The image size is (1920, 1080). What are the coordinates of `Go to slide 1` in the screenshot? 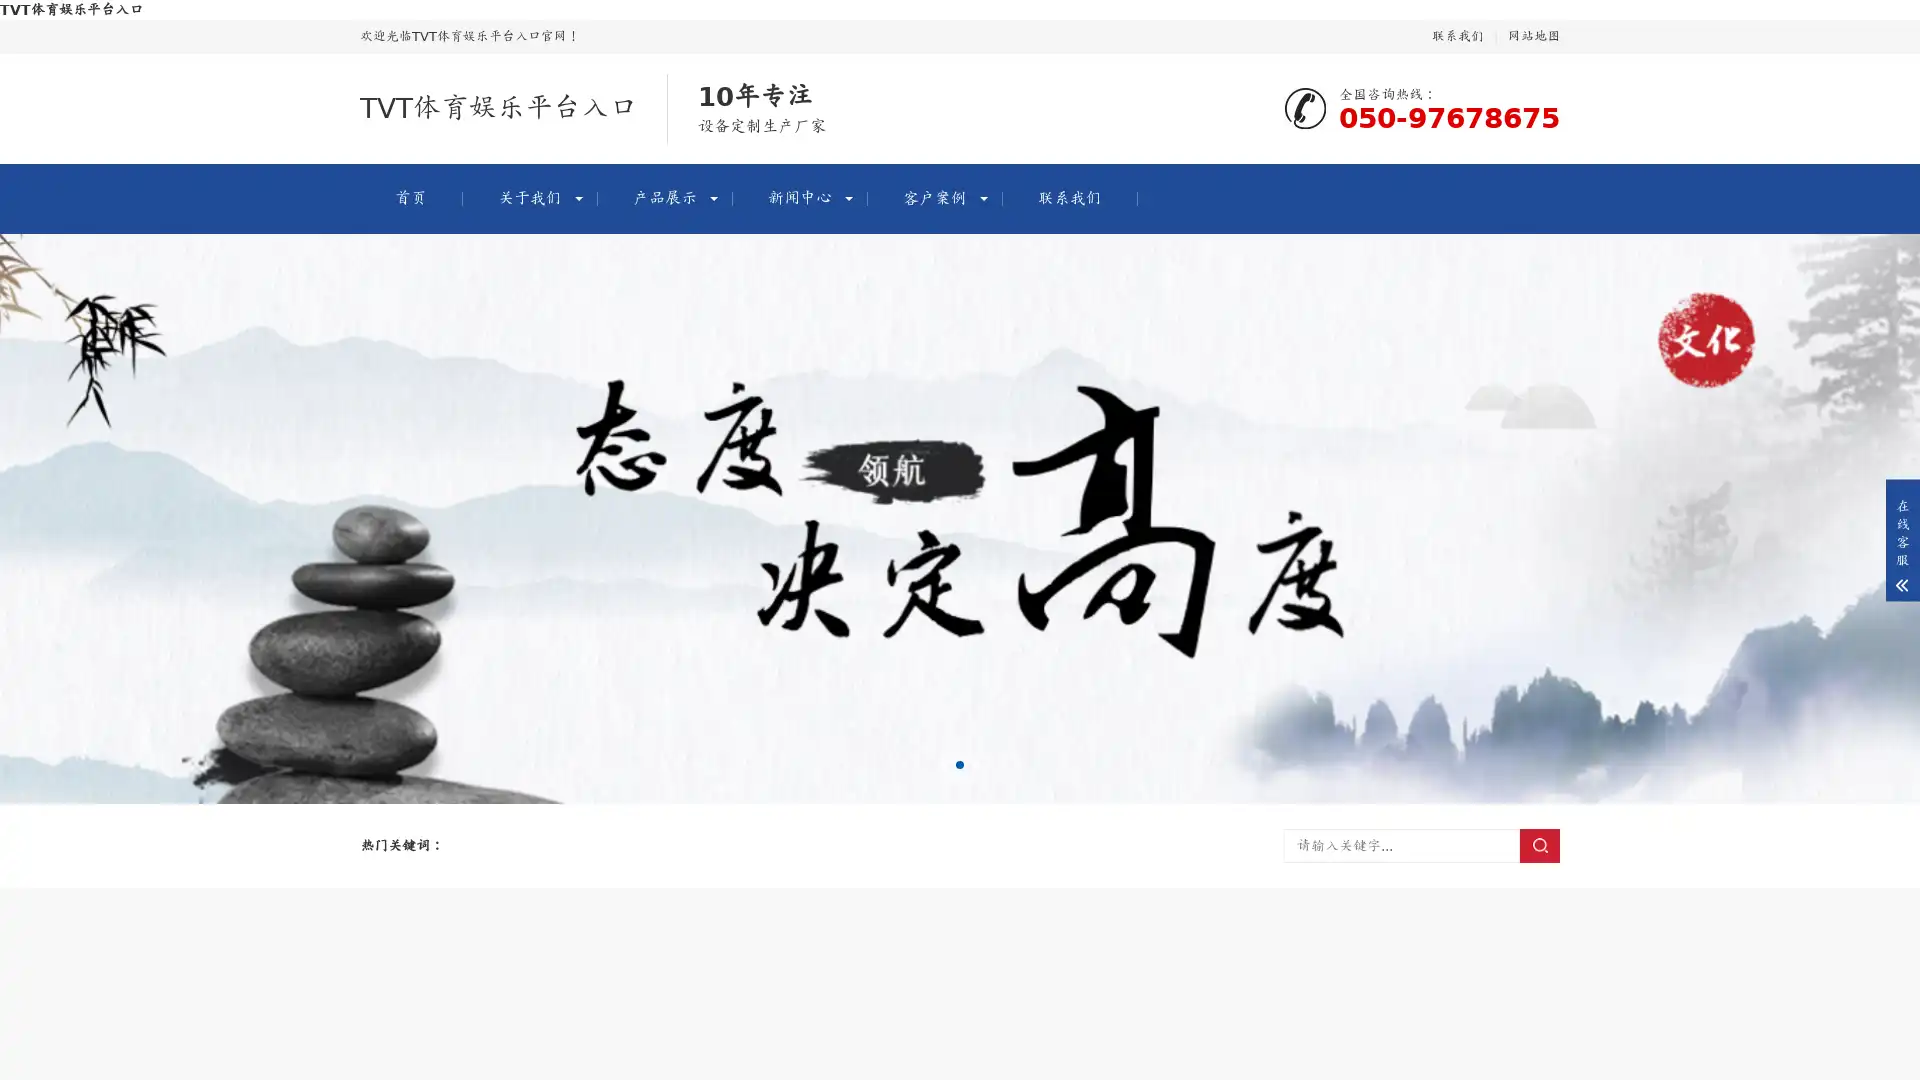 It's located at (943, 764).